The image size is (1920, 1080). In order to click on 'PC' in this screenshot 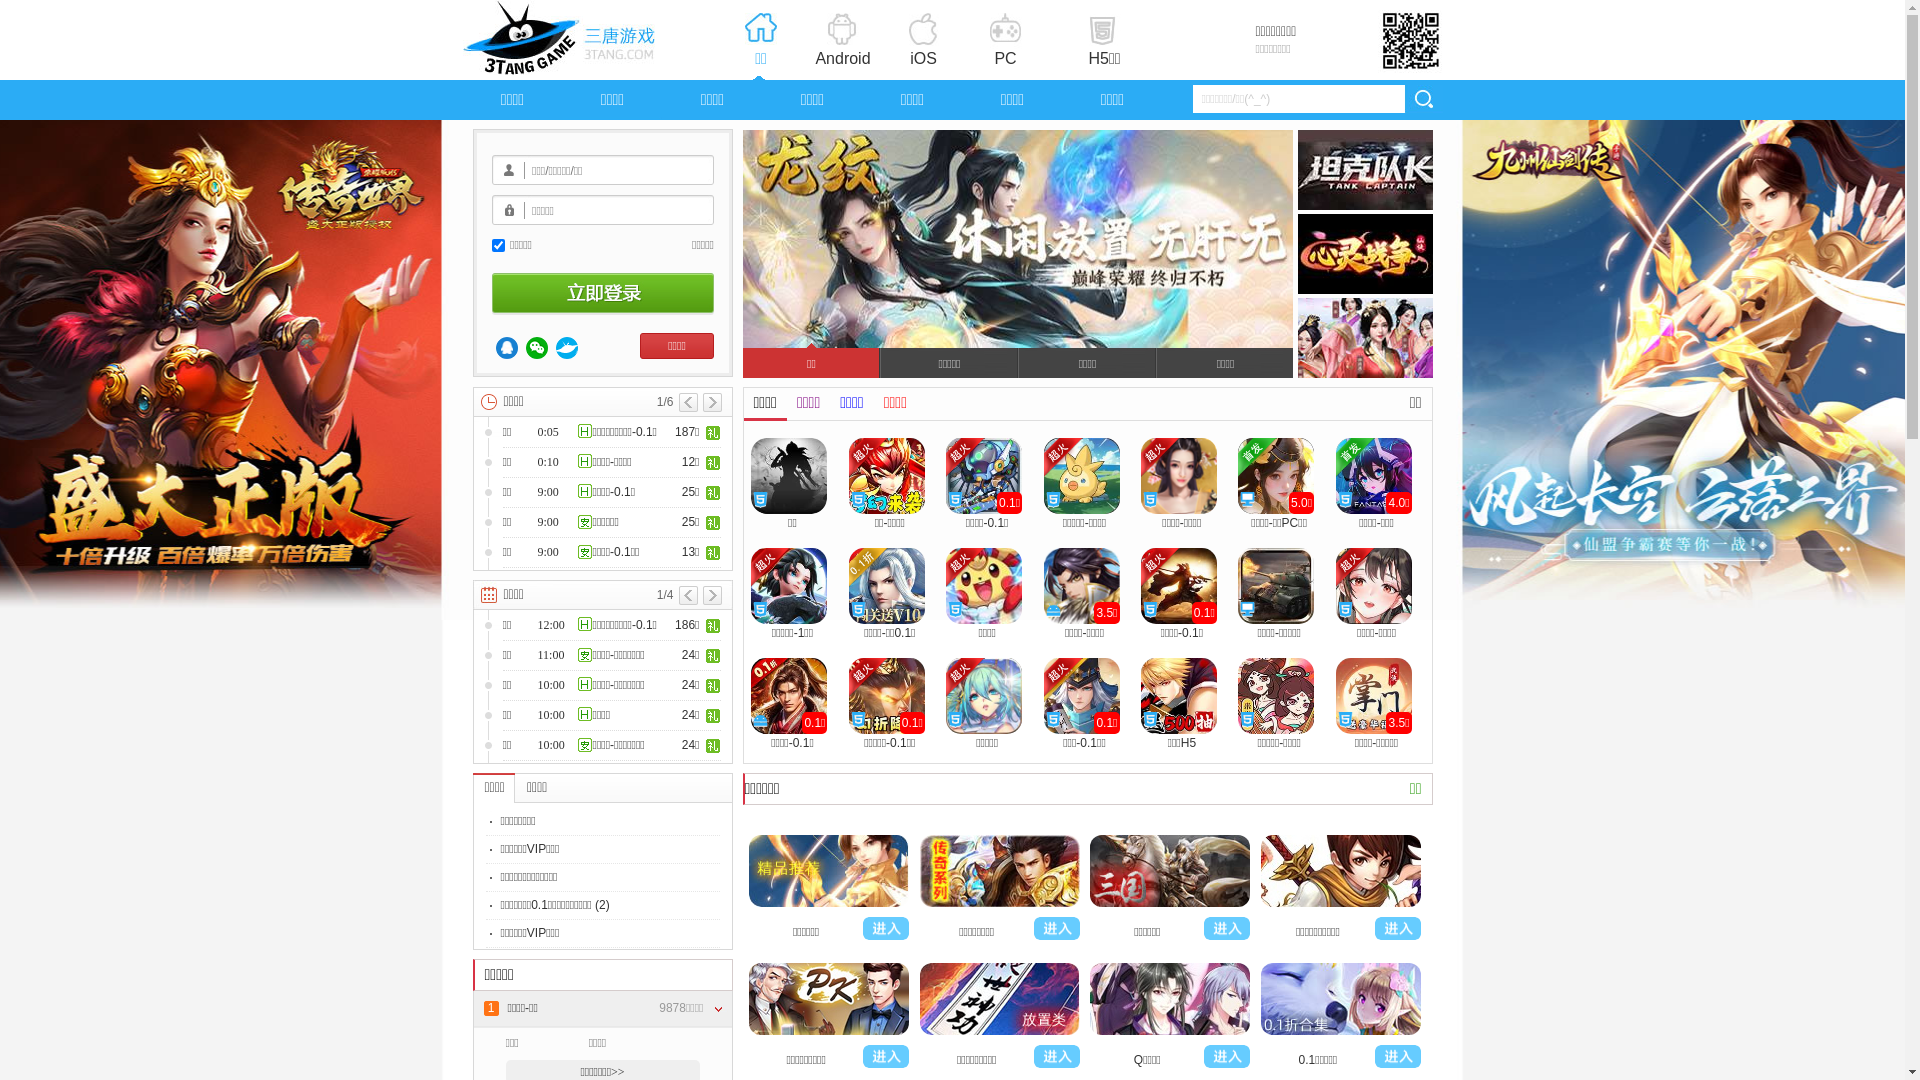, I will do `click(1006, 41)`.